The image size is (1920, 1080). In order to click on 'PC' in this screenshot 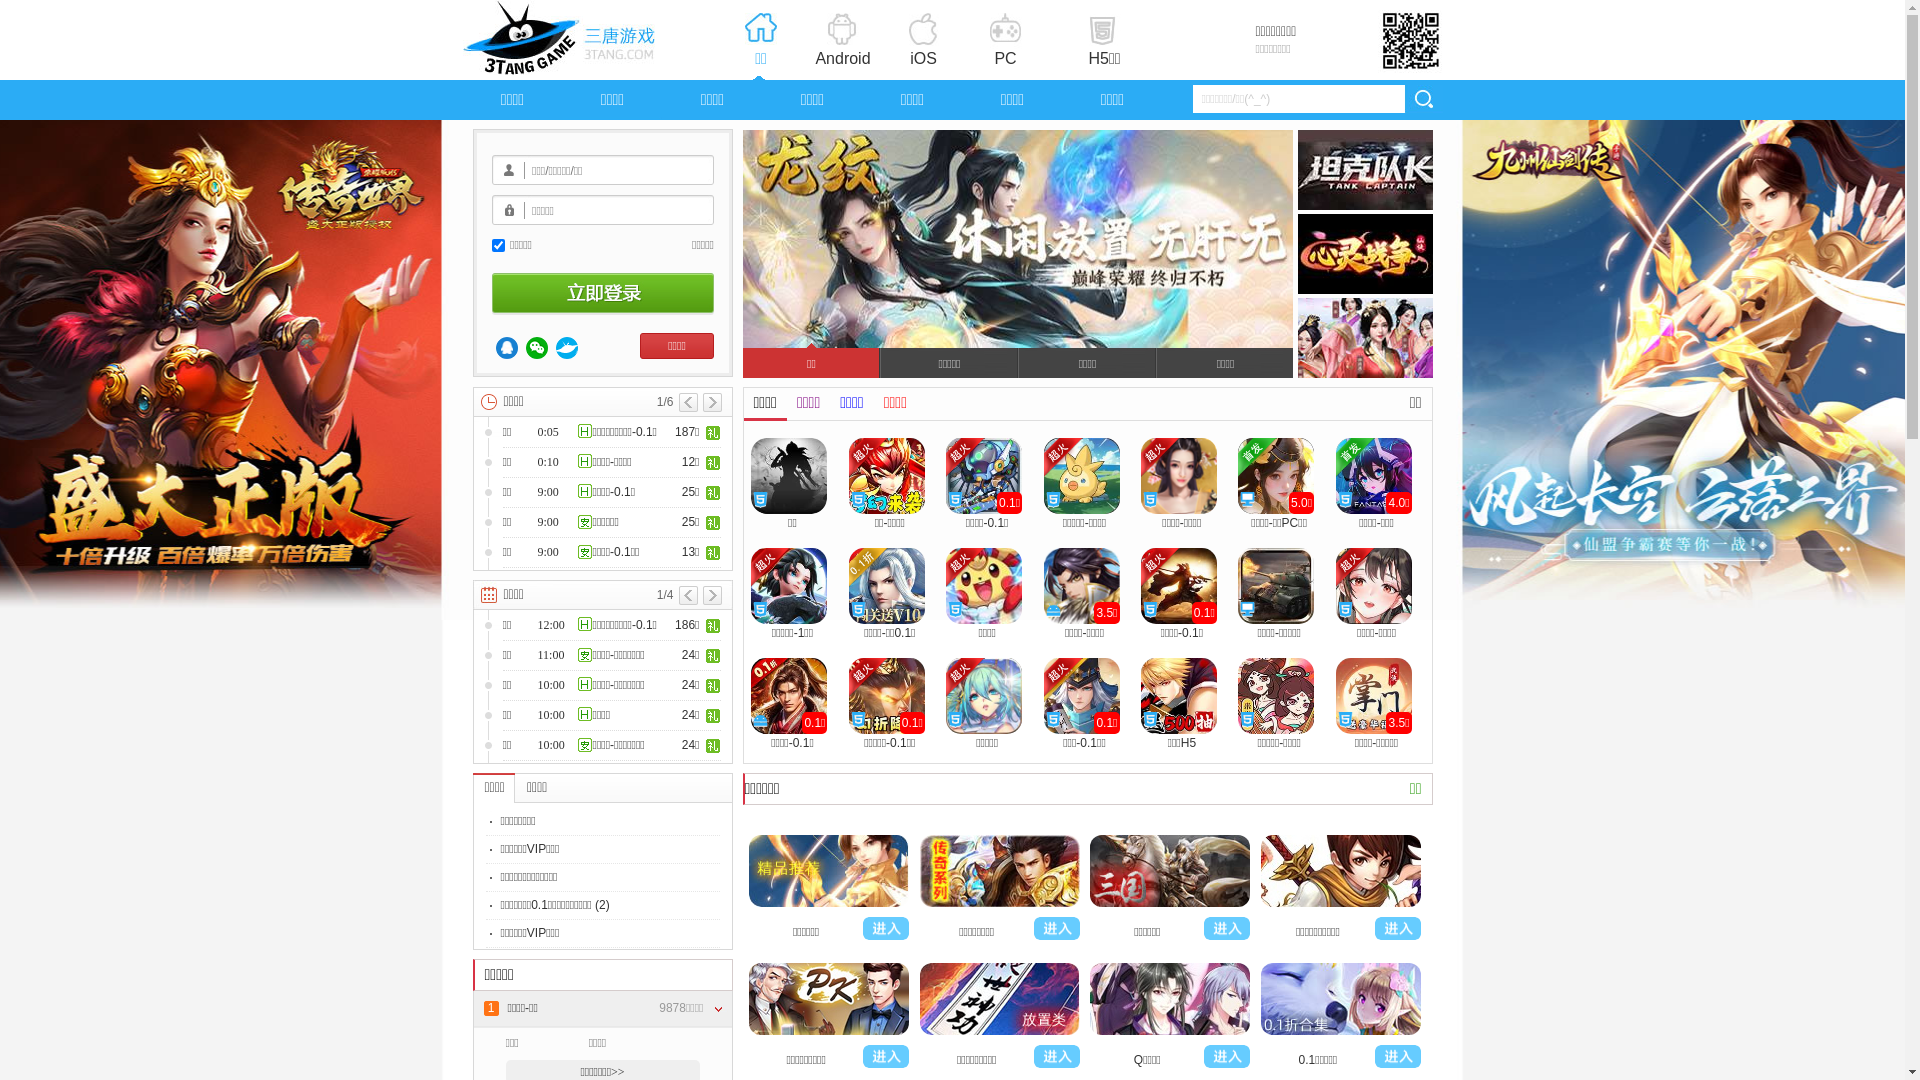, I will do `click(1006, 41)`.